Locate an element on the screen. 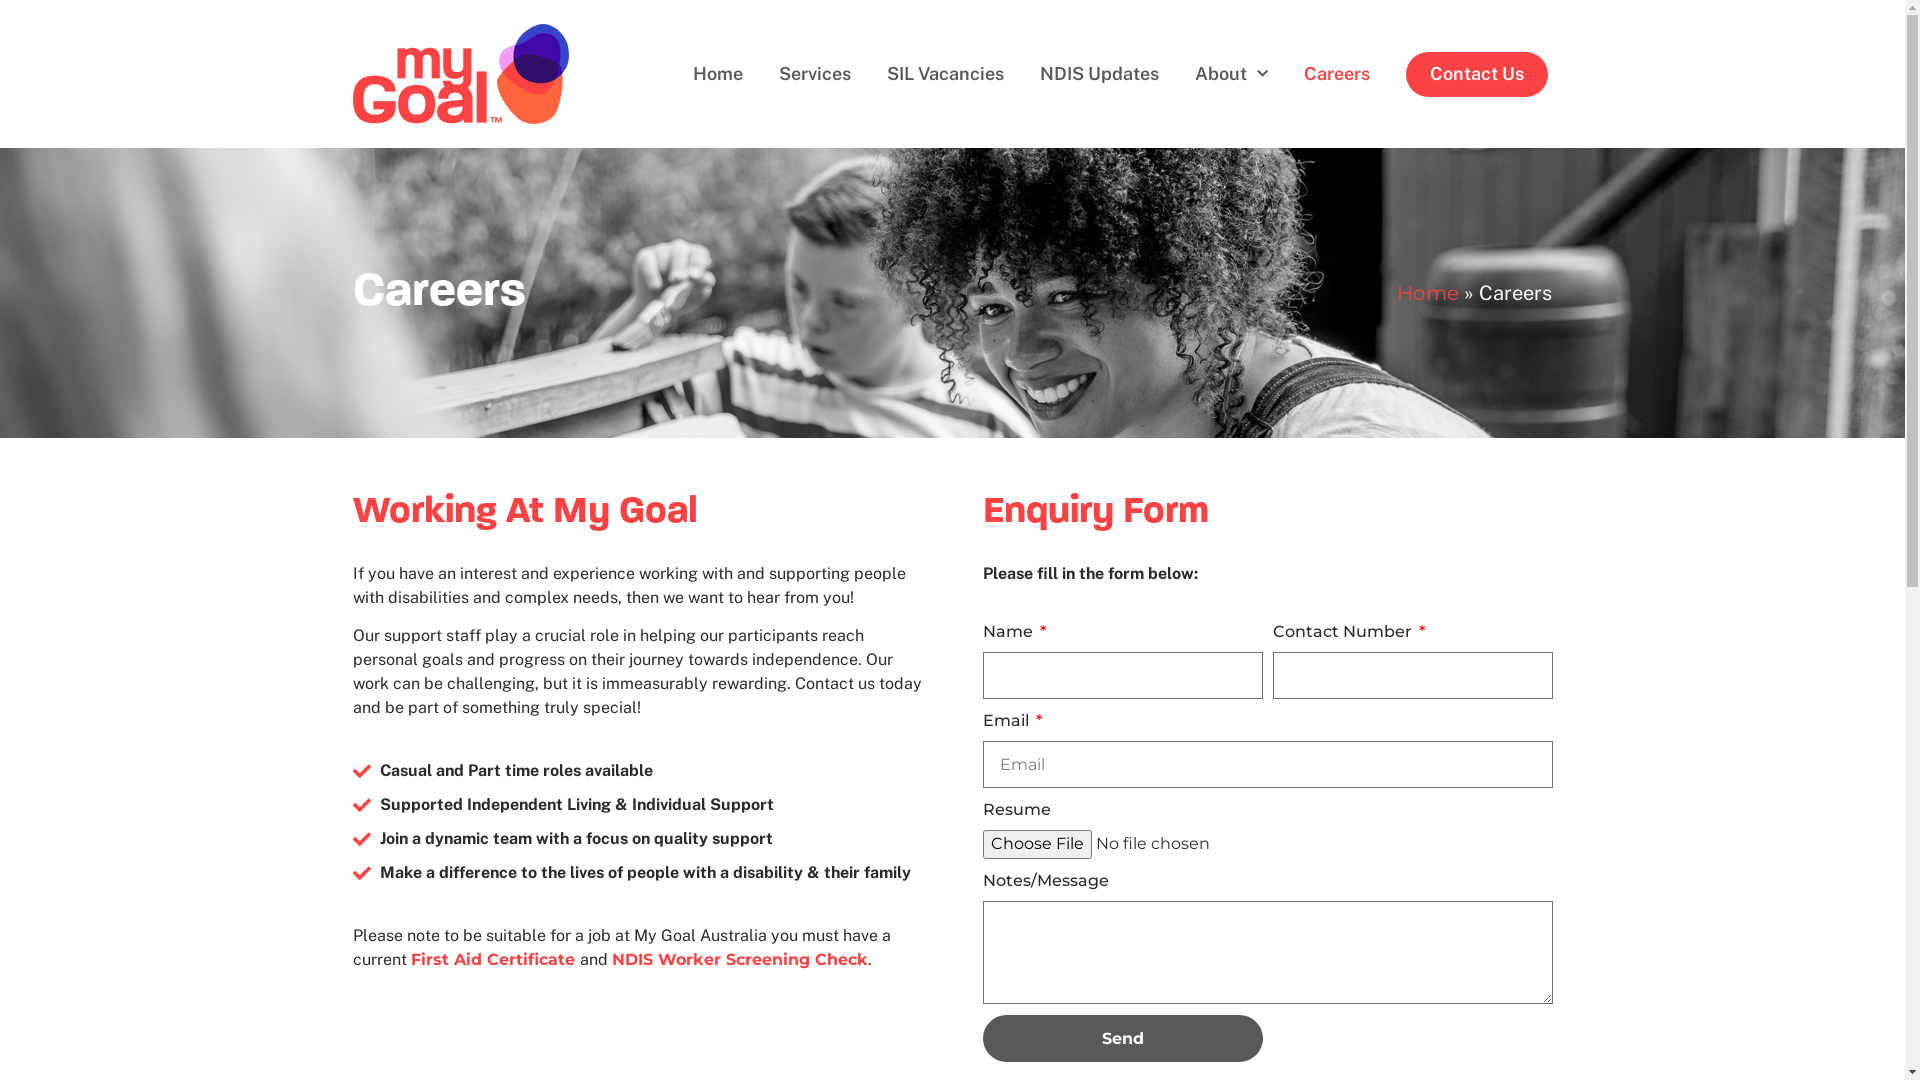 This screenshot has height=1080, width=1920. 'Services' is located at coordinates (760, 73).